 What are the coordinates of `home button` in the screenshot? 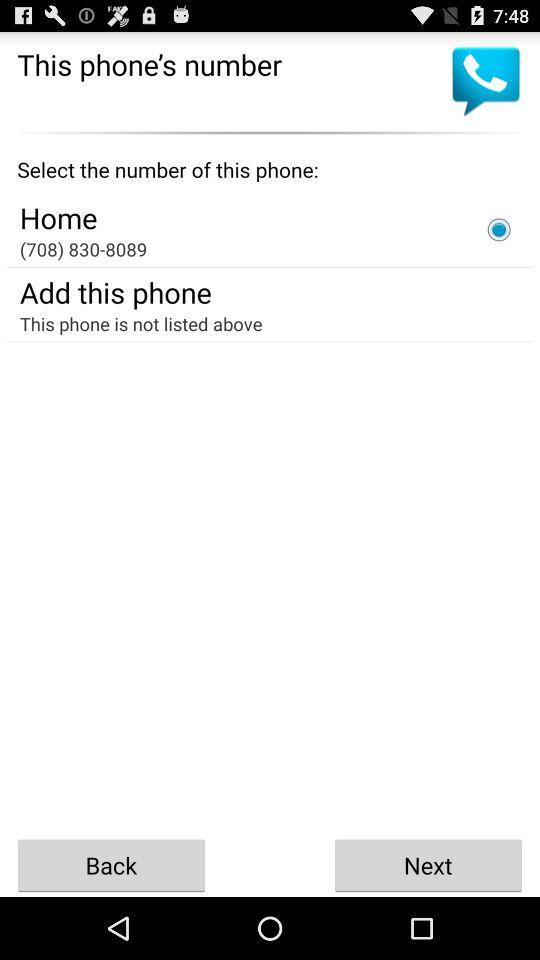 It's located at (498, 229).